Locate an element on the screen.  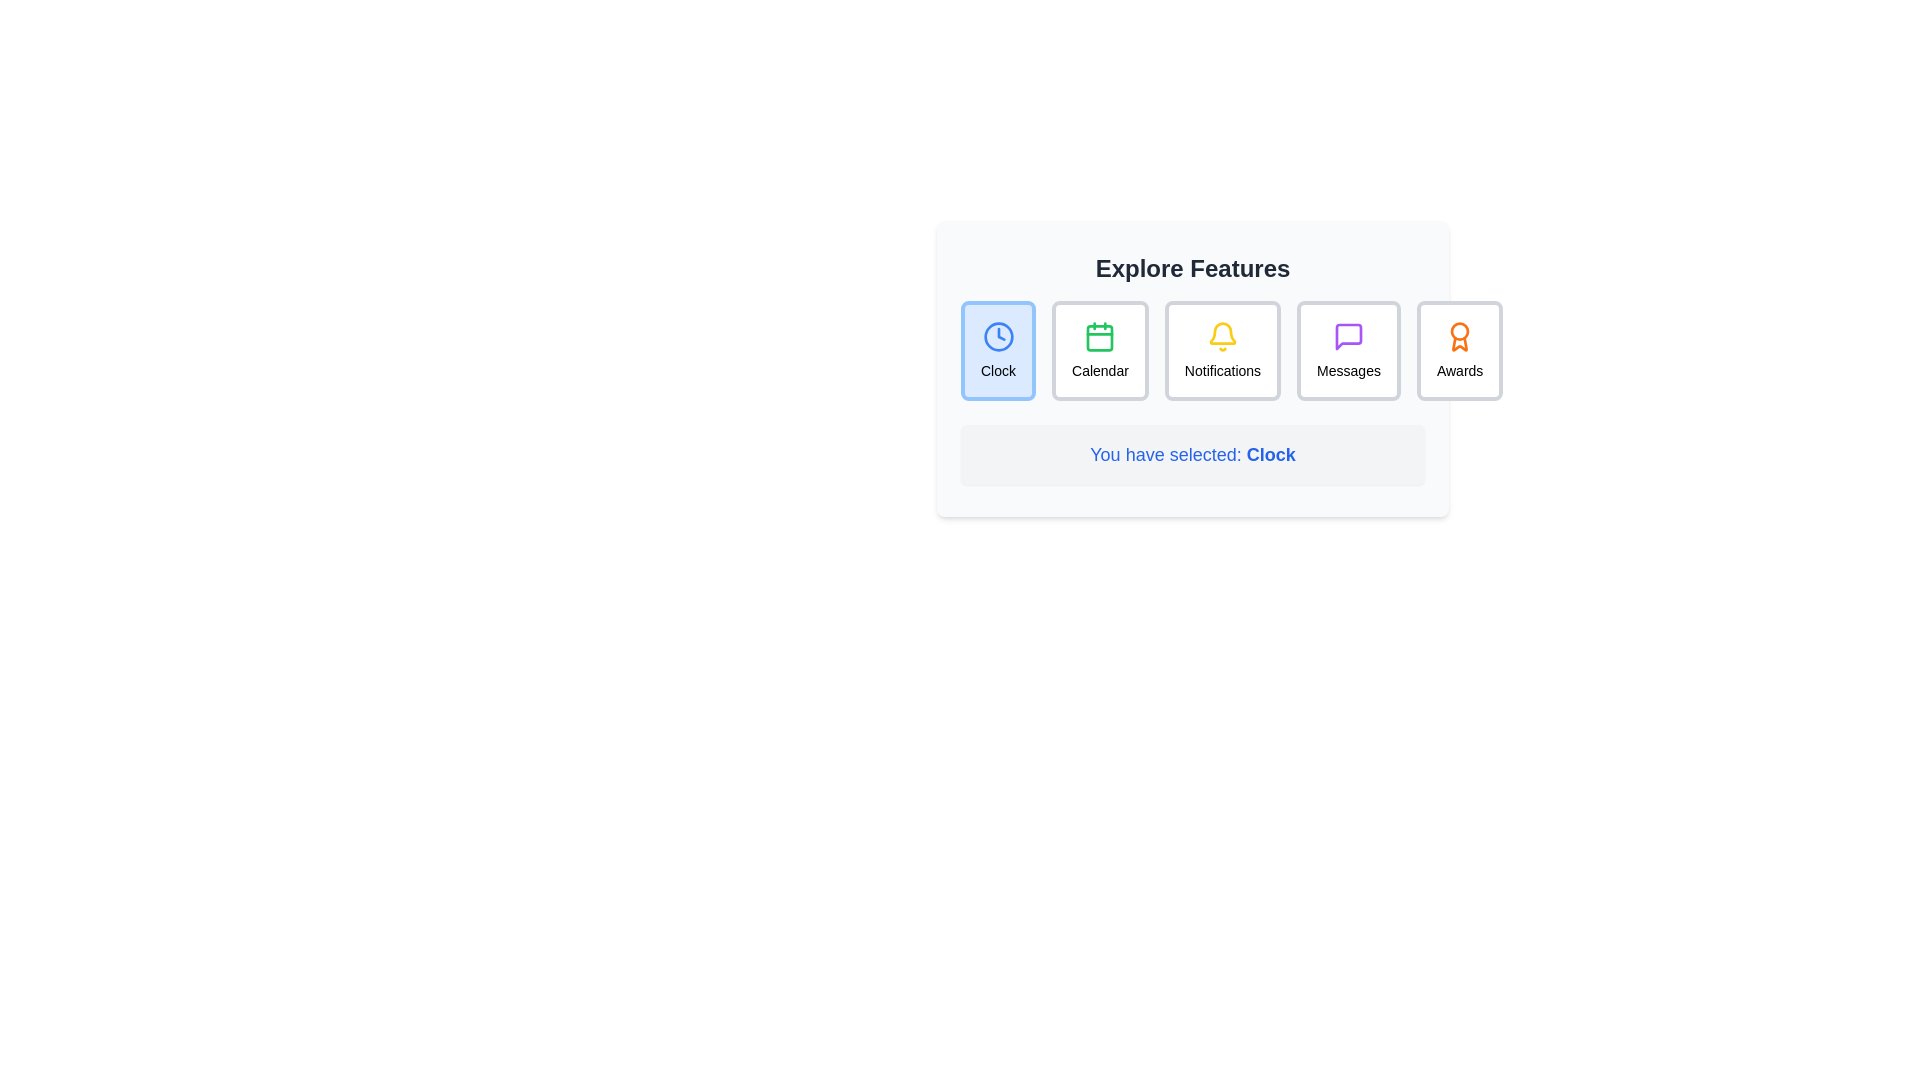
the decorative central area of the calendar icon located within the 'Calendar' button, which is the third icon in the row near the top of the central informational section is located at coordinates (1099, 337).